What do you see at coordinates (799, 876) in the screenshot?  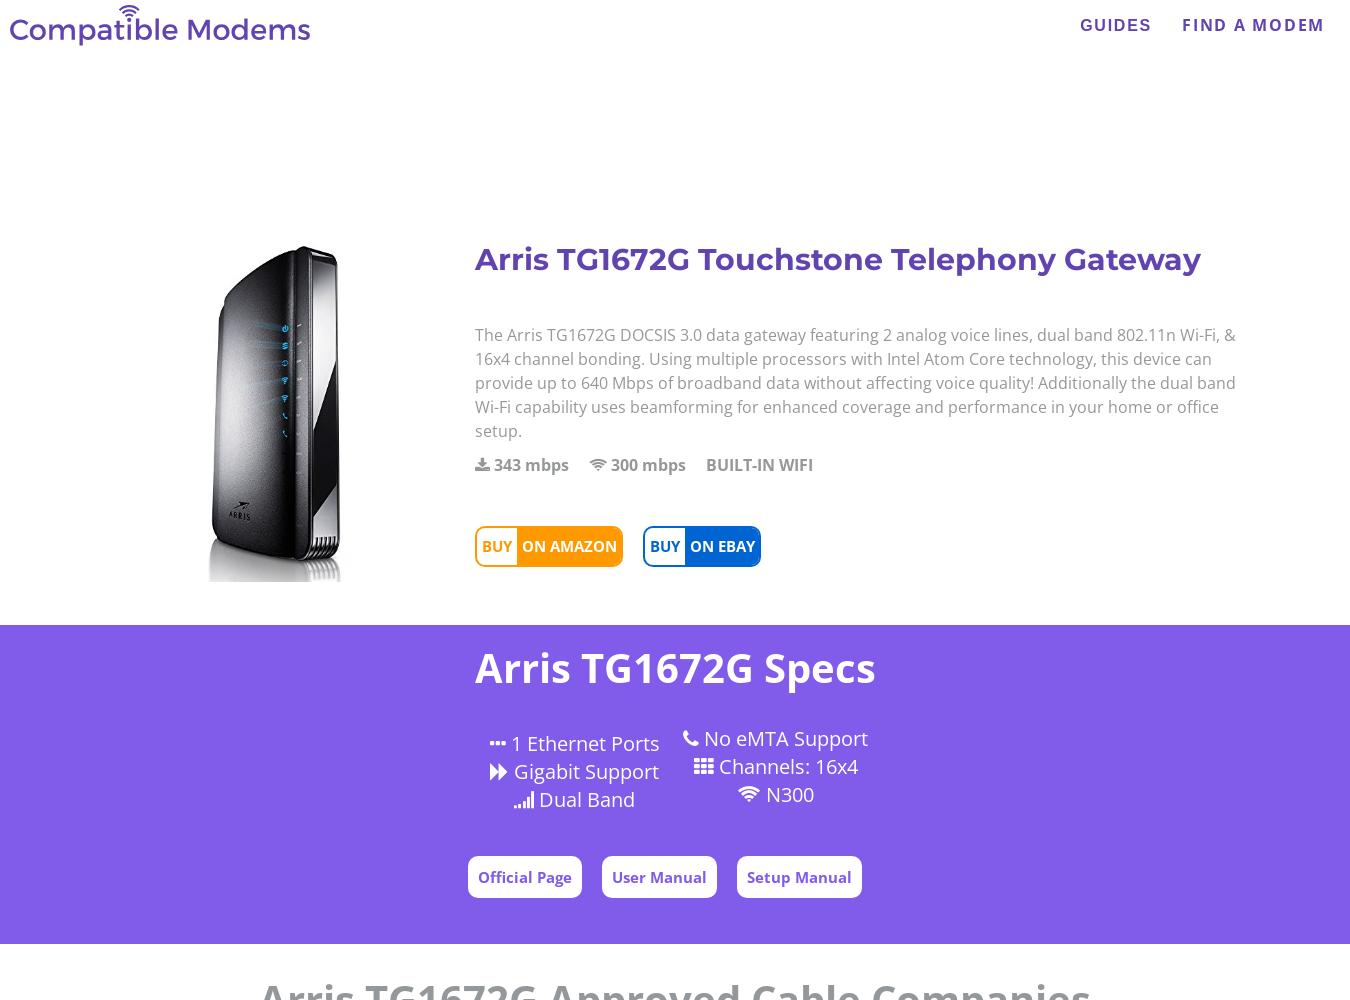 I see `'Setup Manual'` at bounding box center [799, 876].